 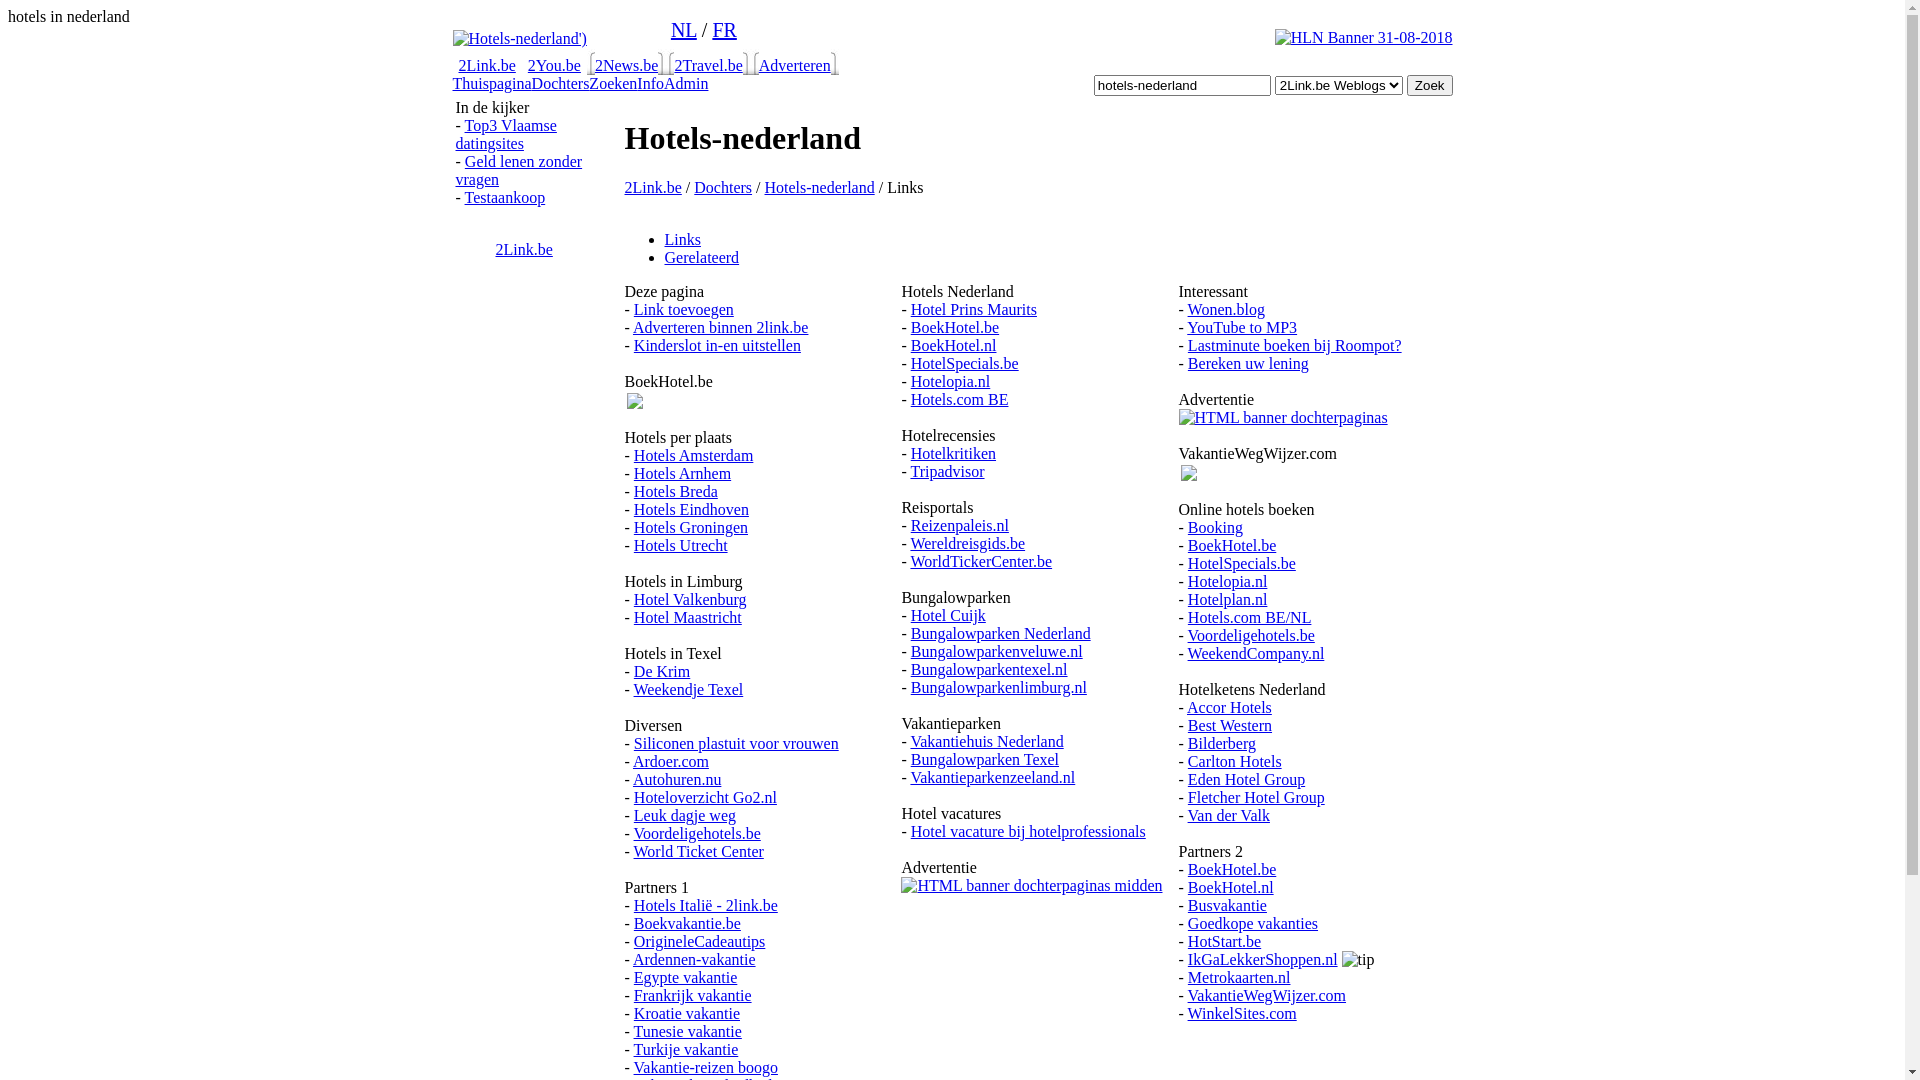 I want to click on 'Autohuren.nu', so click(x=676, y=778).